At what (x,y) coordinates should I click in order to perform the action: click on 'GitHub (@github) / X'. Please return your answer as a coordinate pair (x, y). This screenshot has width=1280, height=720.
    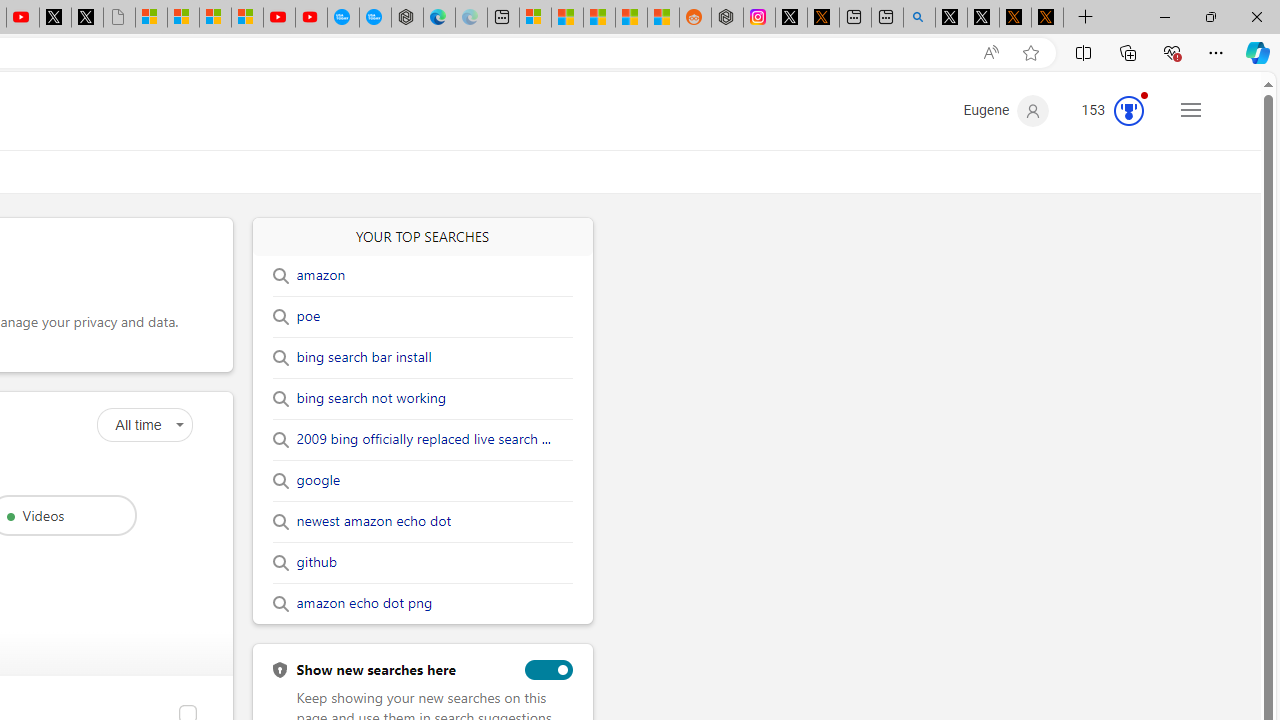
    Looking at the image, I should click on (983, 17).